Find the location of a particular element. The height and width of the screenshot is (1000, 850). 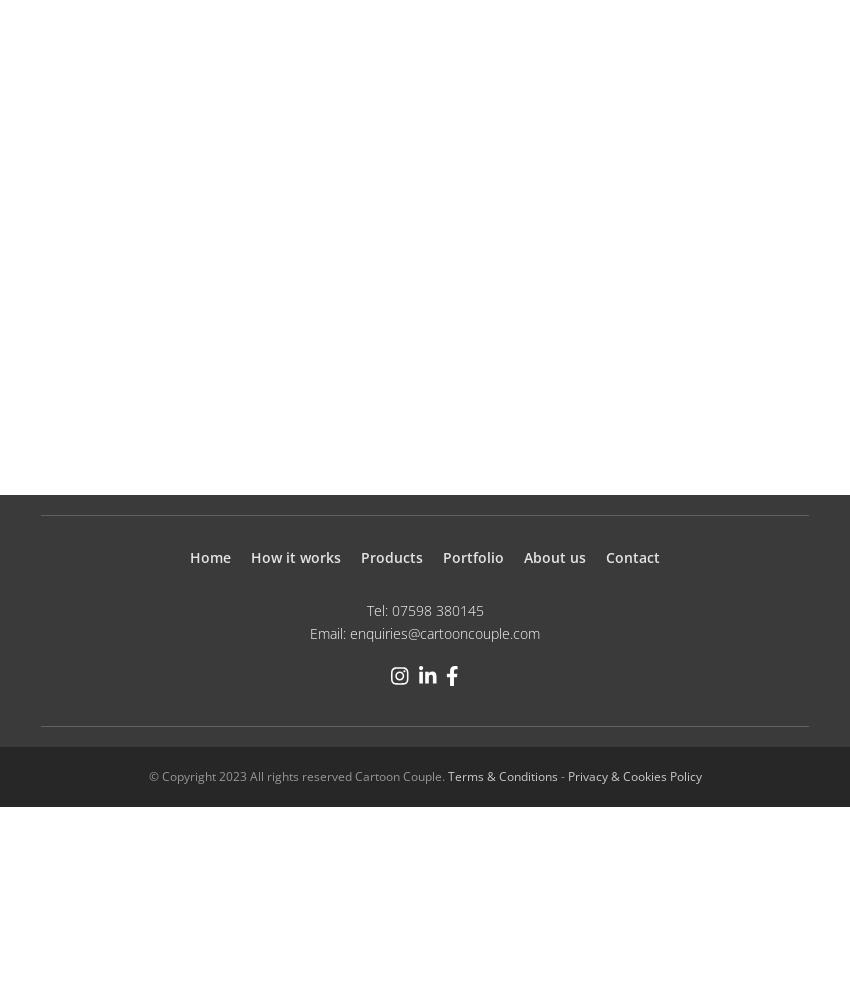

'© Copyright 2023 All rights reserved Cartoon Couple.' is located at coordinates (296, 775).